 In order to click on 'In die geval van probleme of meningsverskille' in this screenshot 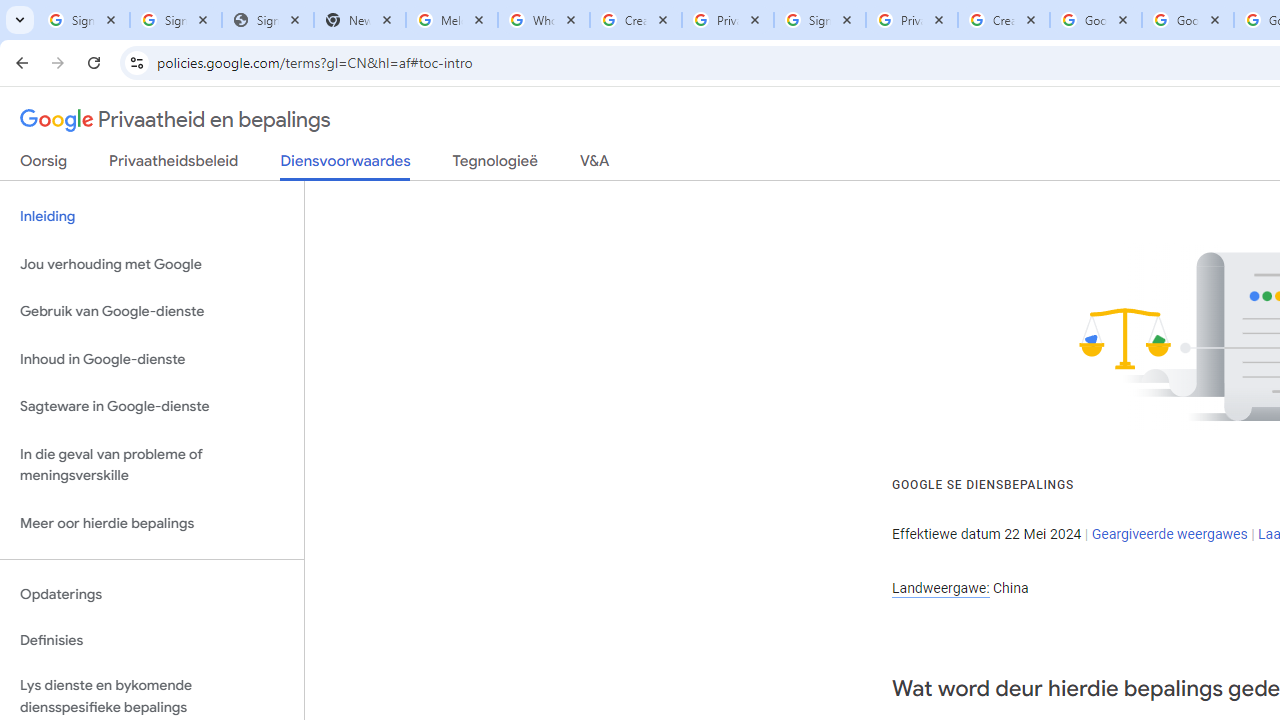, I will do `click(151, 464)`.